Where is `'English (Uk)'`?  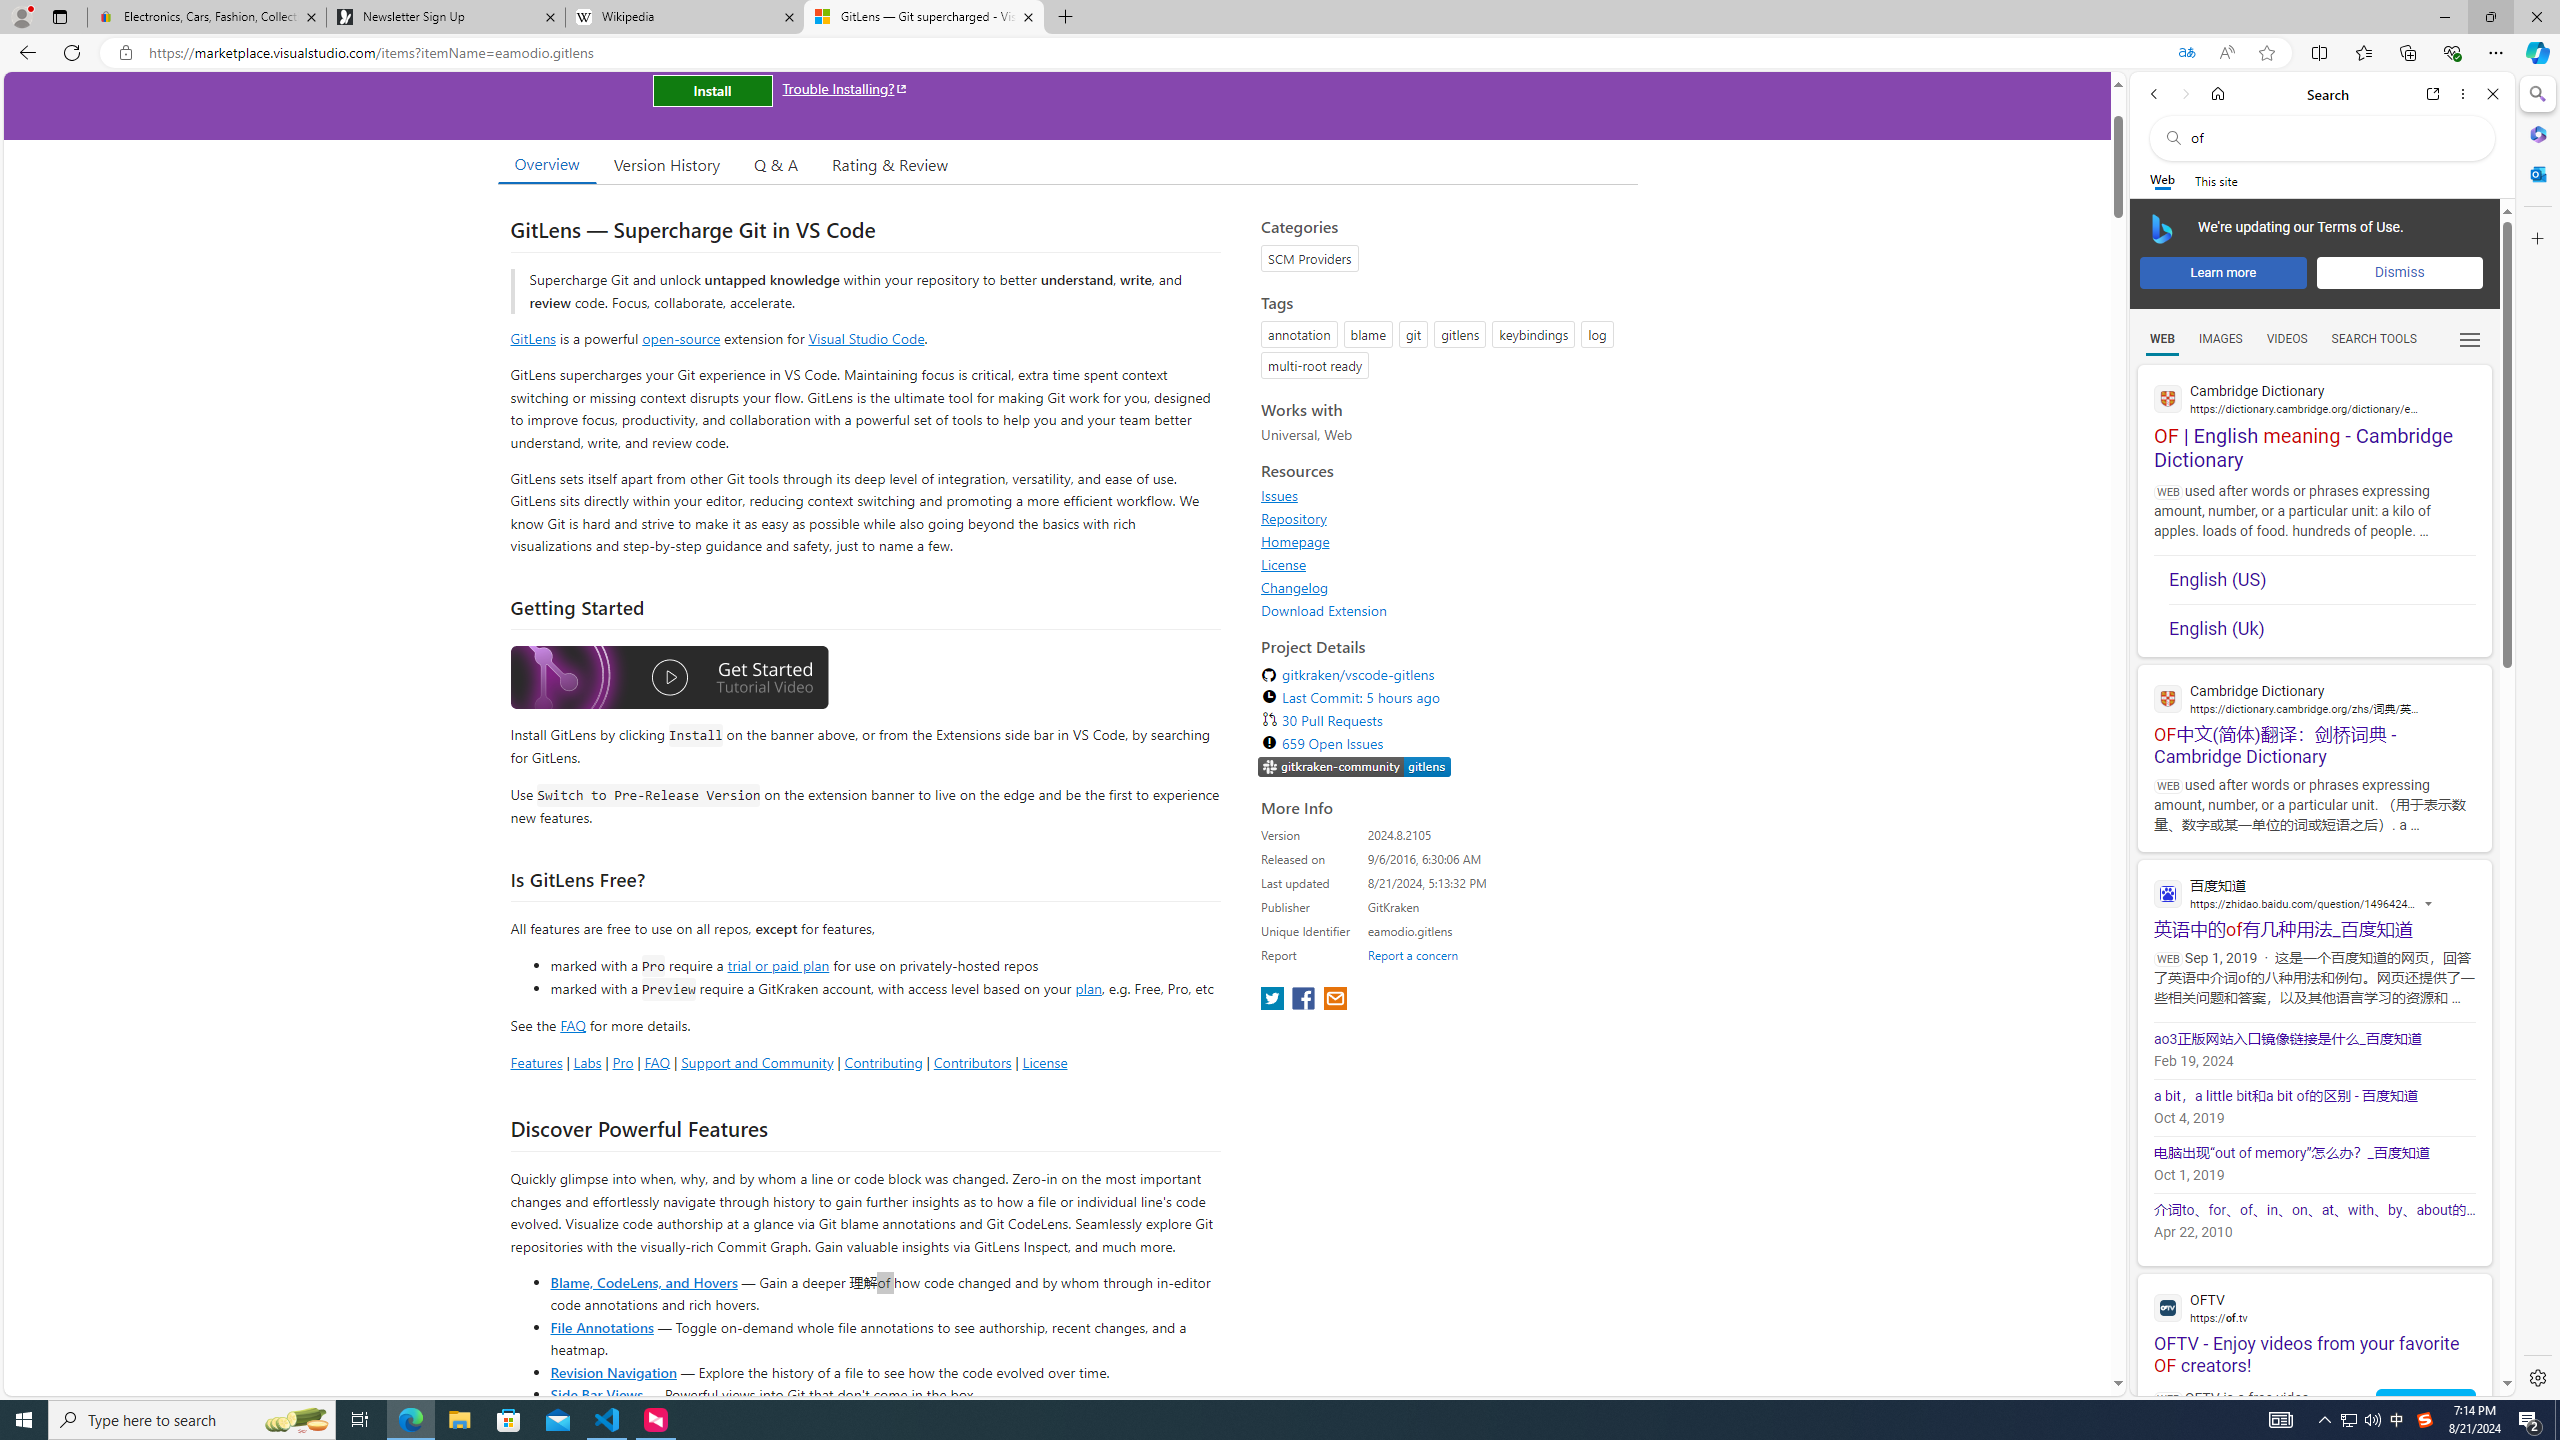 'English (Uk)' is located at coordinates (2320, 621).